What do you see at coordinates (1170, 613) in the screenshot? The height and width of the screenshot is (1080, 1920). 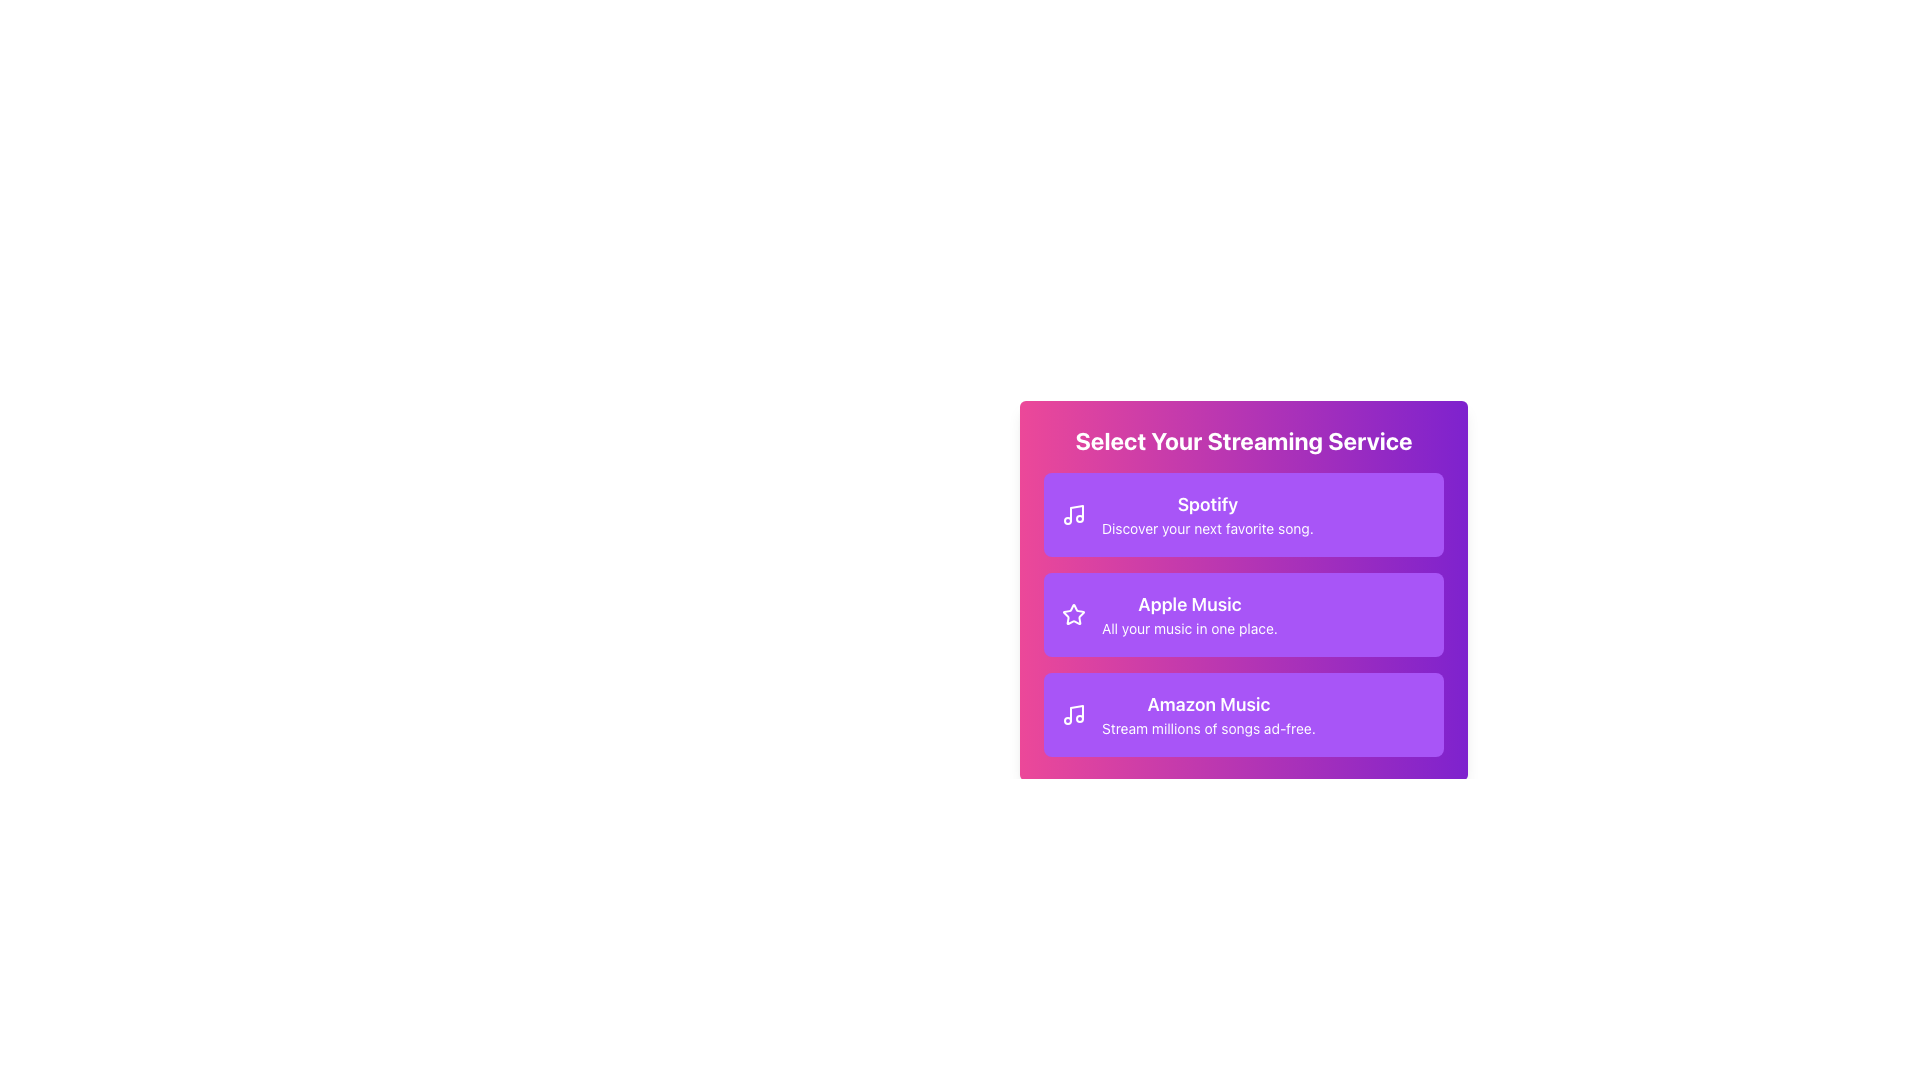 I see `the 'Apple Music' Text and Icon Combo, which is centrally aligned in the second horizontal section of the list styled as a purple card` at bounding box center [1170, 613].